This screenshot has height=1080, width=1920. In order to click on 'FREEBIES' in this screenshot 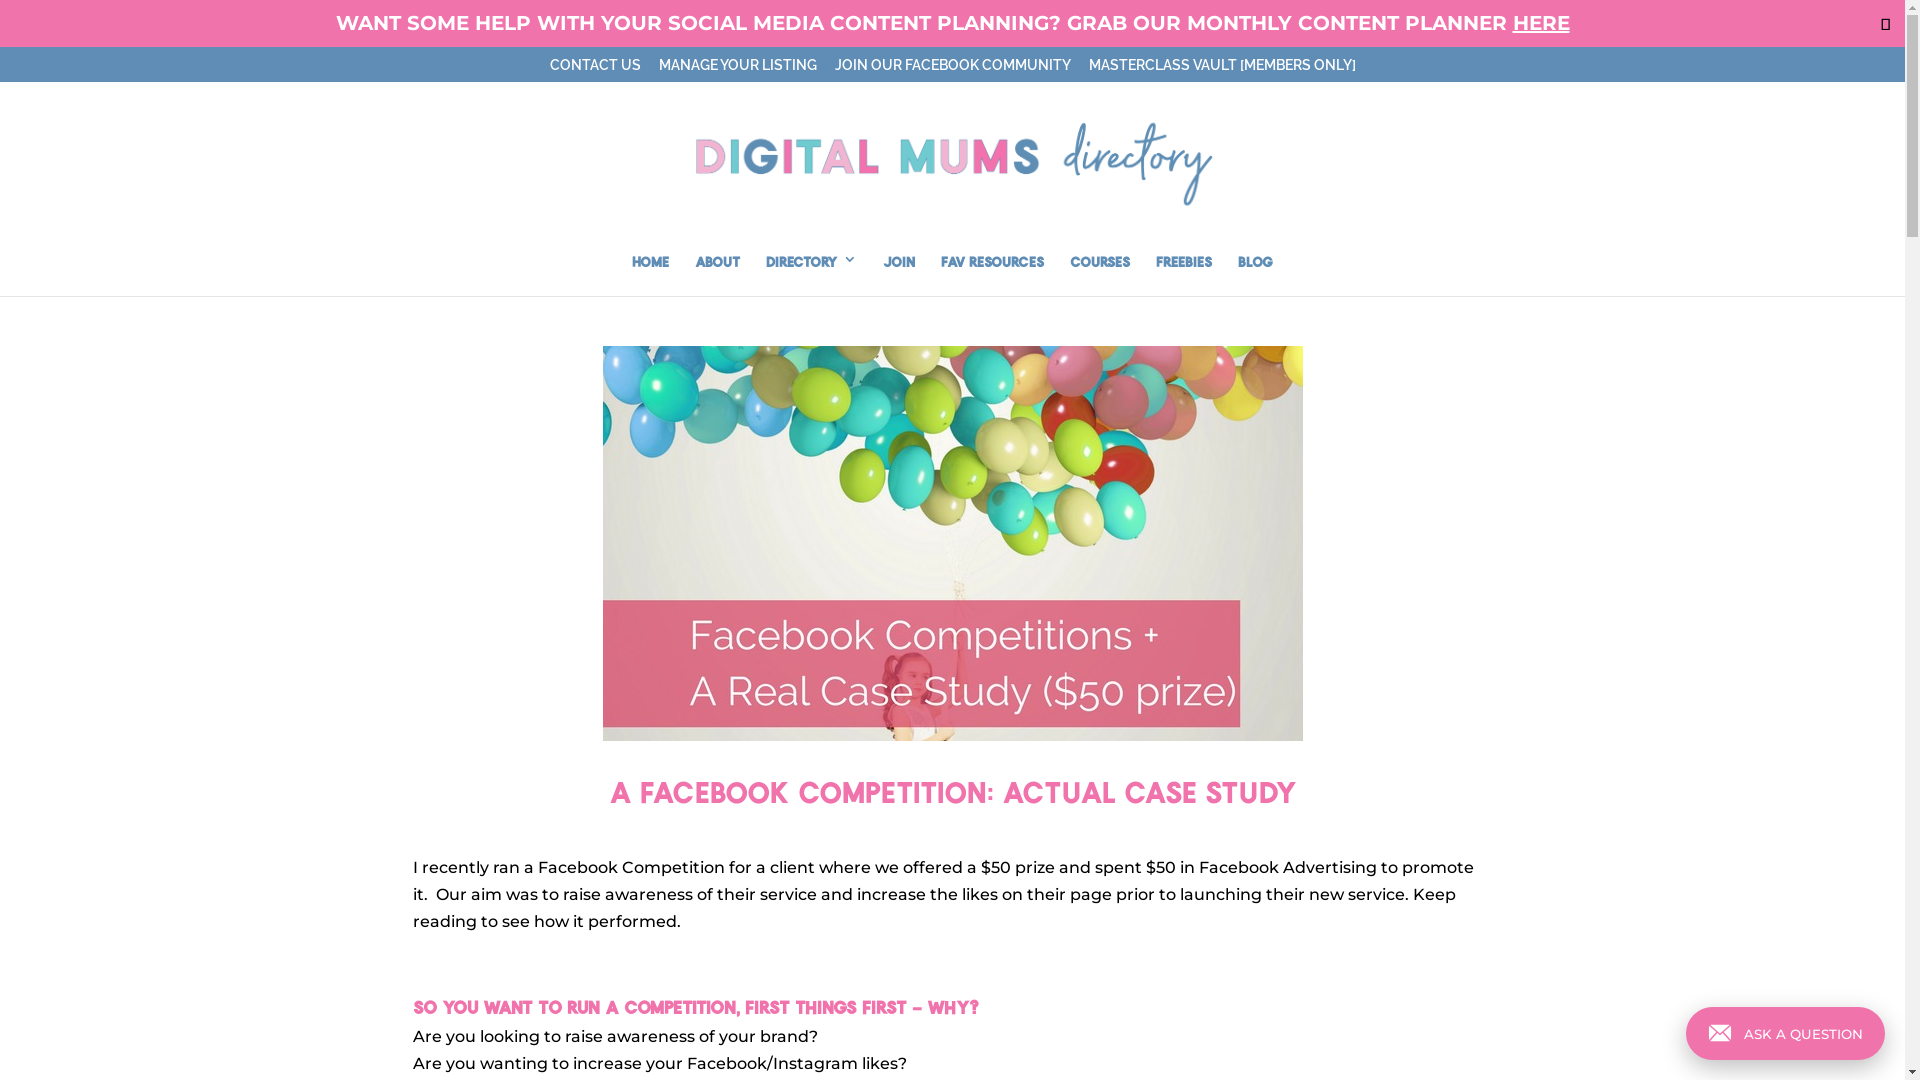, I will do `click(1184, 273)`.